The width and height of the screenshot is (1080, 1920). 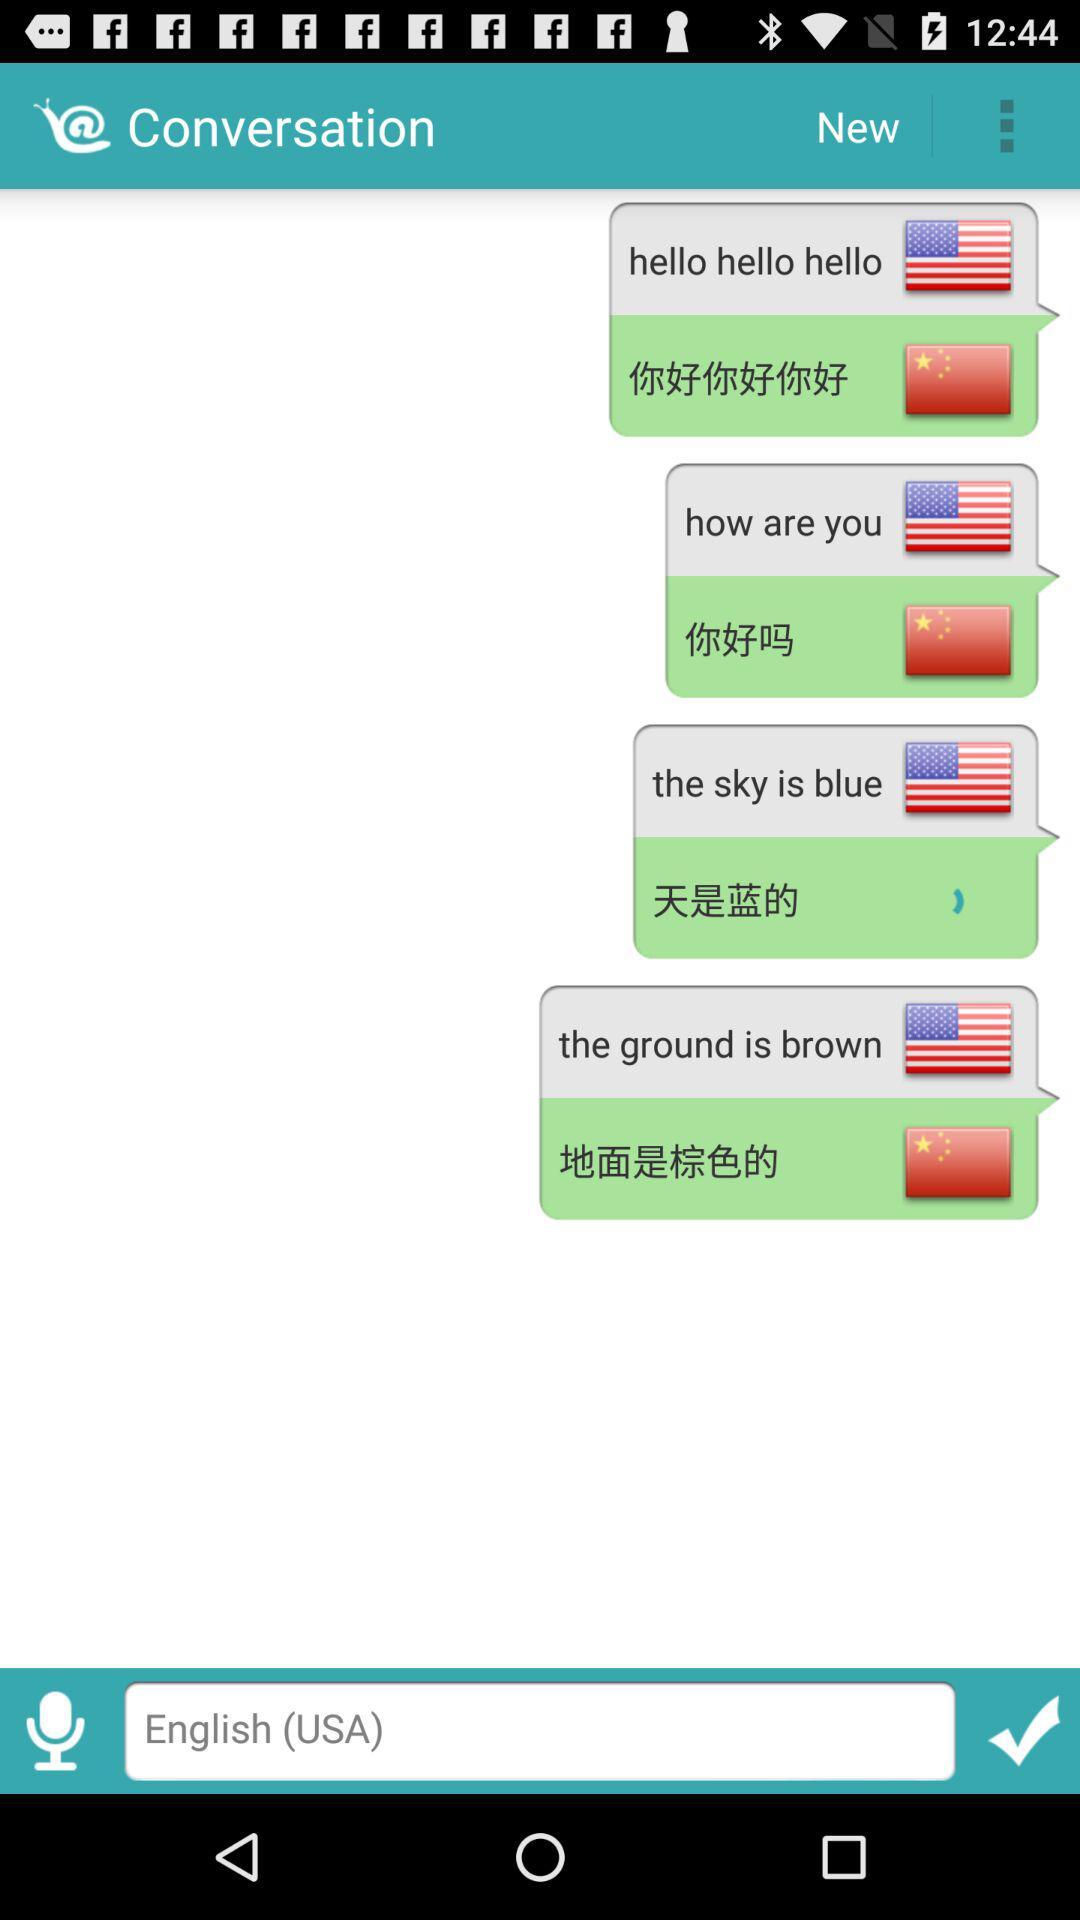 I want to click on text box, so click(x=540, y=1730).